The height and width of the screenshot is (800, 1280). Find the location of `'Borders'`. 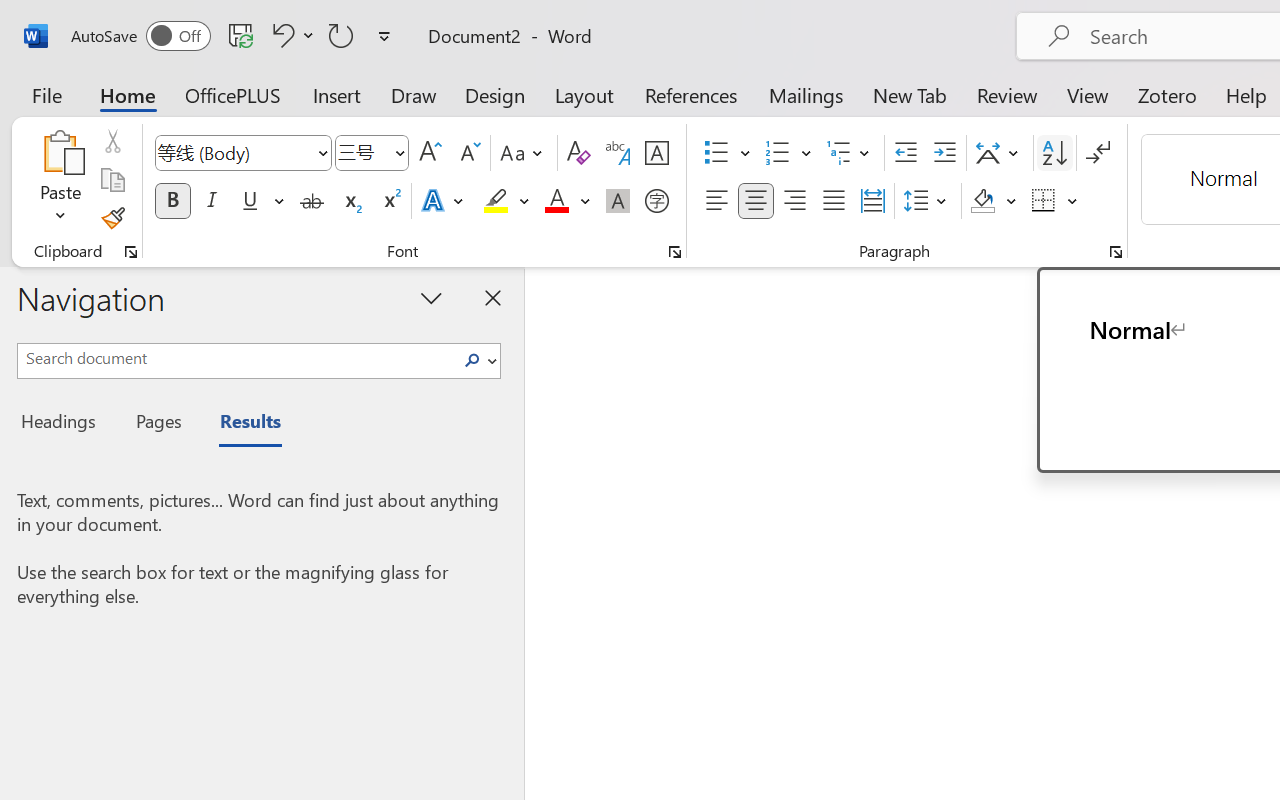

'Borders' is located at coordinates (1043, 201).